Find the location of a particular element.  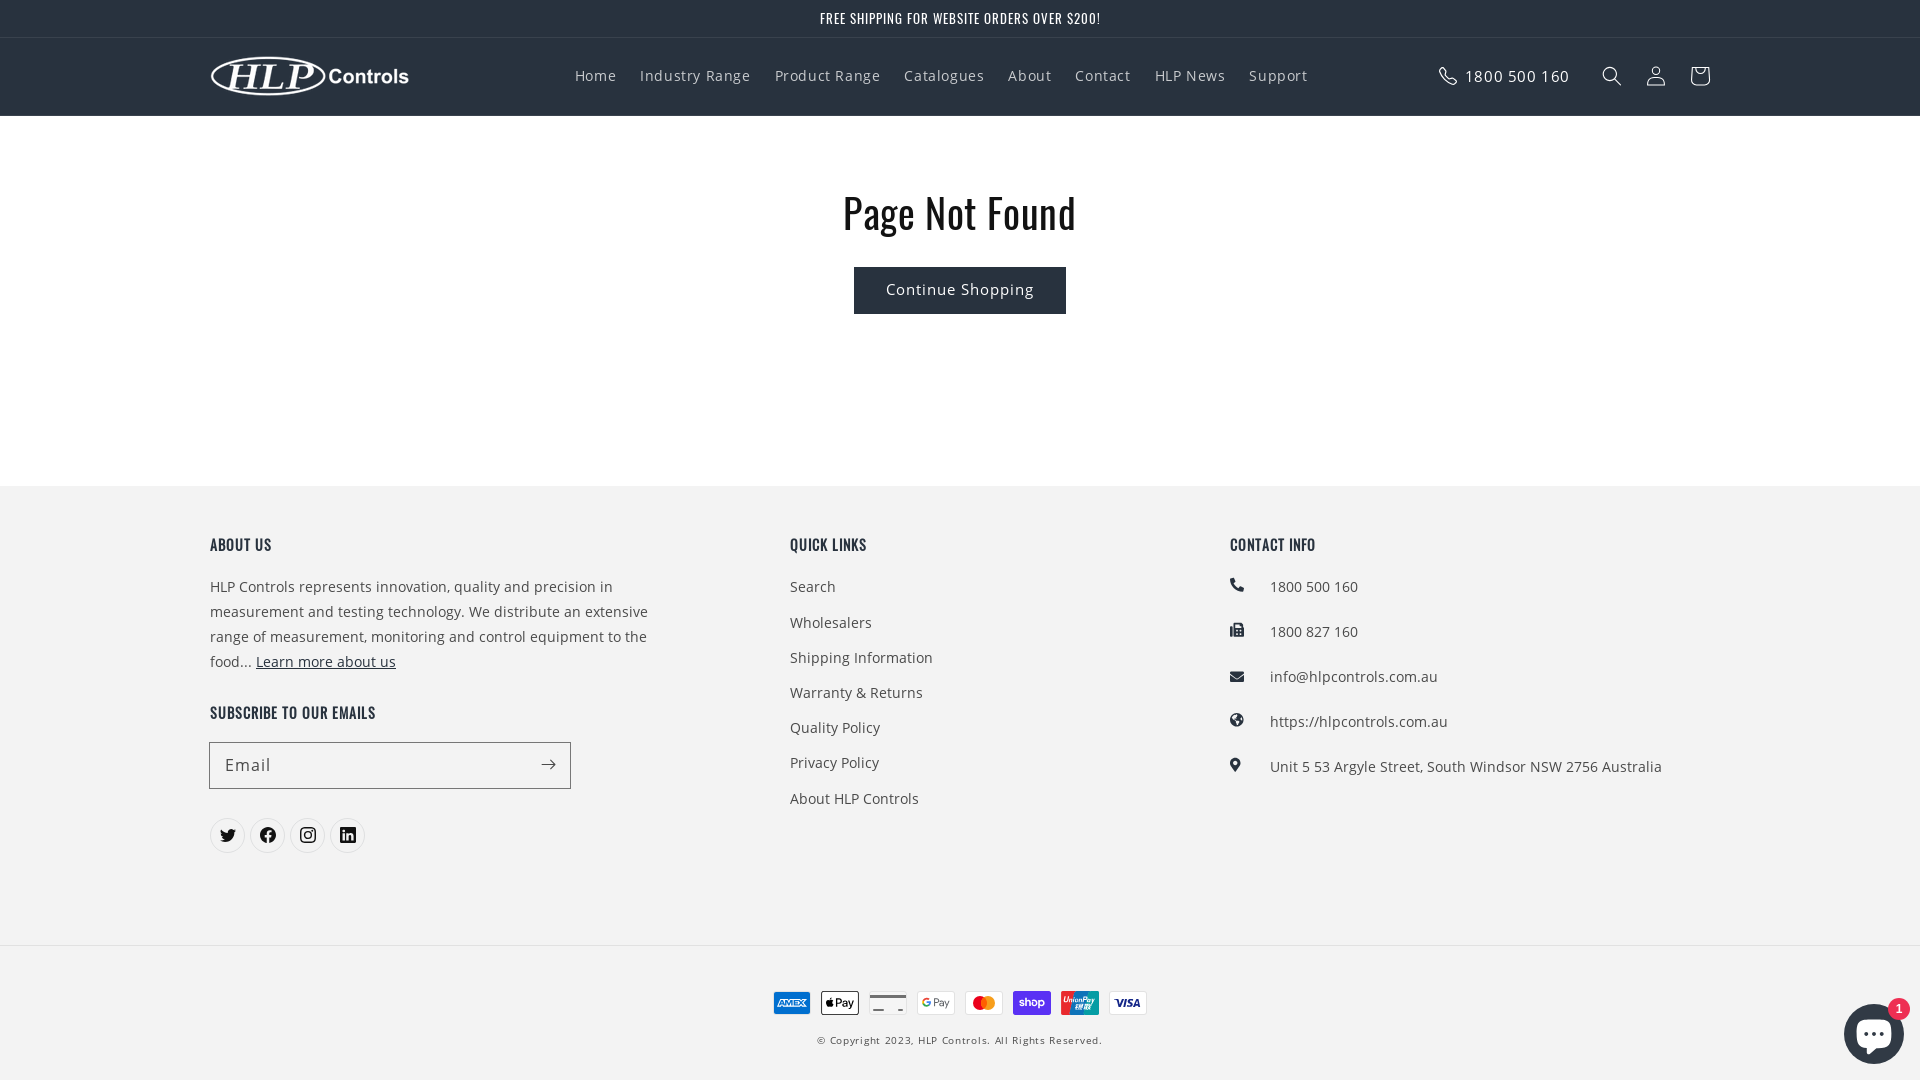

'HLP News' is located at coordinates (1190, 75).